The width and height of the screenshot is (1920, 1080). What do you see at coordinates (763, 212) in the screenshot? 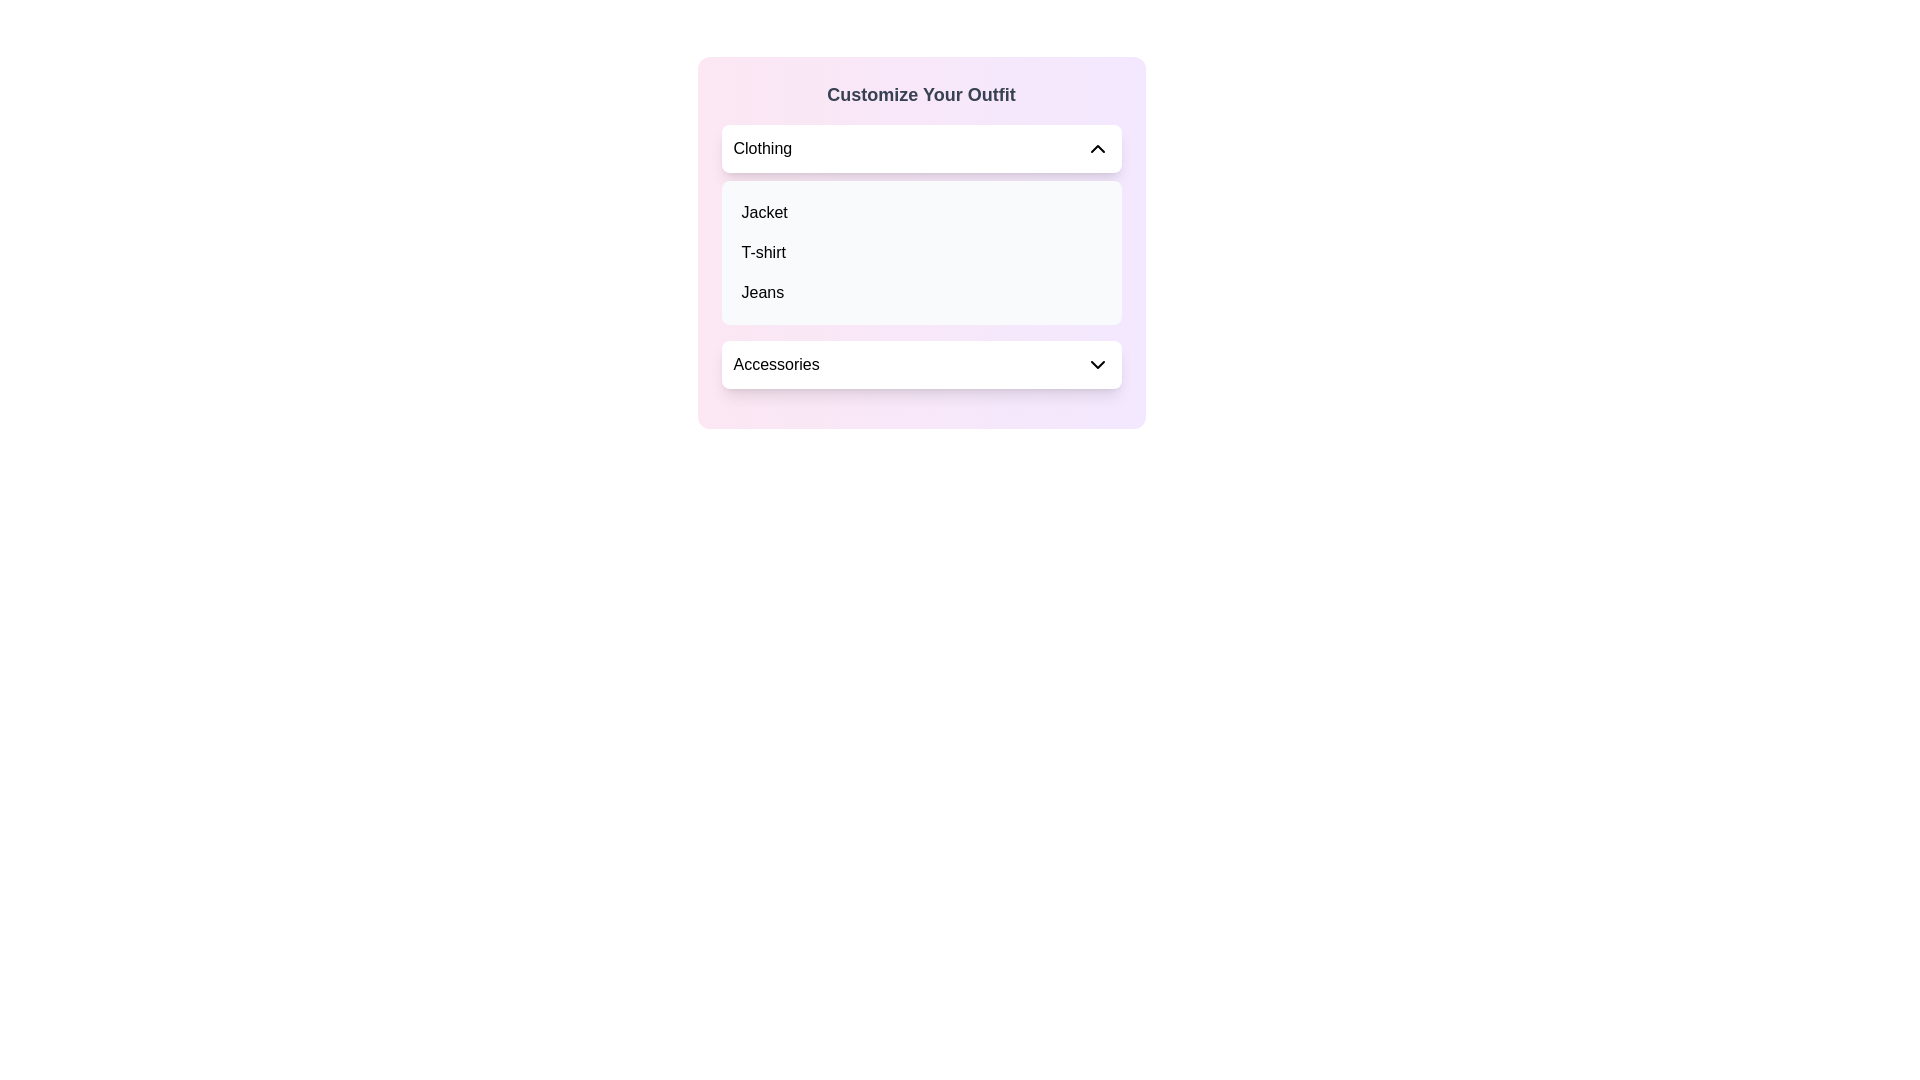
I see `the 'Jacket' category option within the second item of the 'Clothing' dropdown list` at bounding box center [763, 212].